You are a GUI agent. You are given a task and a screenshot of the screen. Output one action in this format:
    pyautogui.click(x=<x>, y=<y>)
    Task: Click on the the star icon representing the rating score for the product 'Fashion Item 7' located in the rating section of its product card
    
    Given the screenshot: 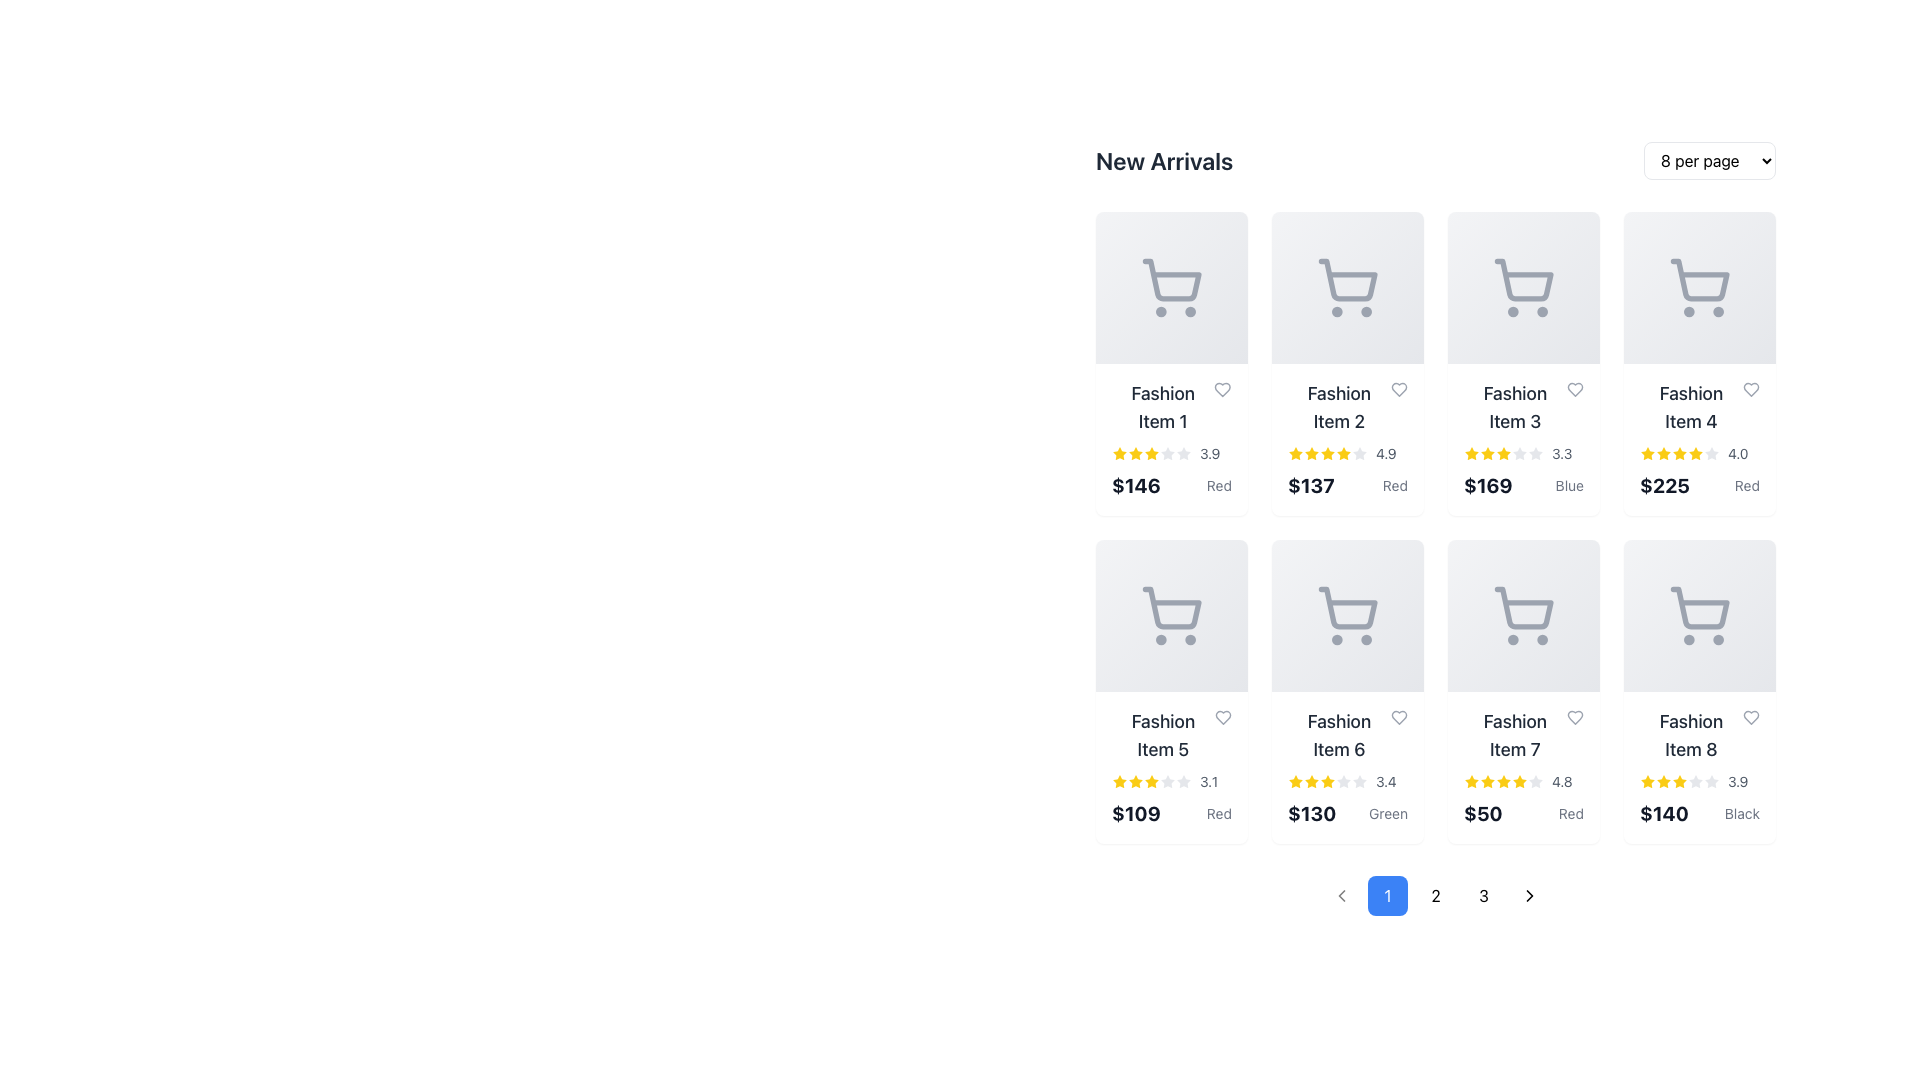 What is the action you would take?
    pyautogui.click(x=1472, y=780)
    